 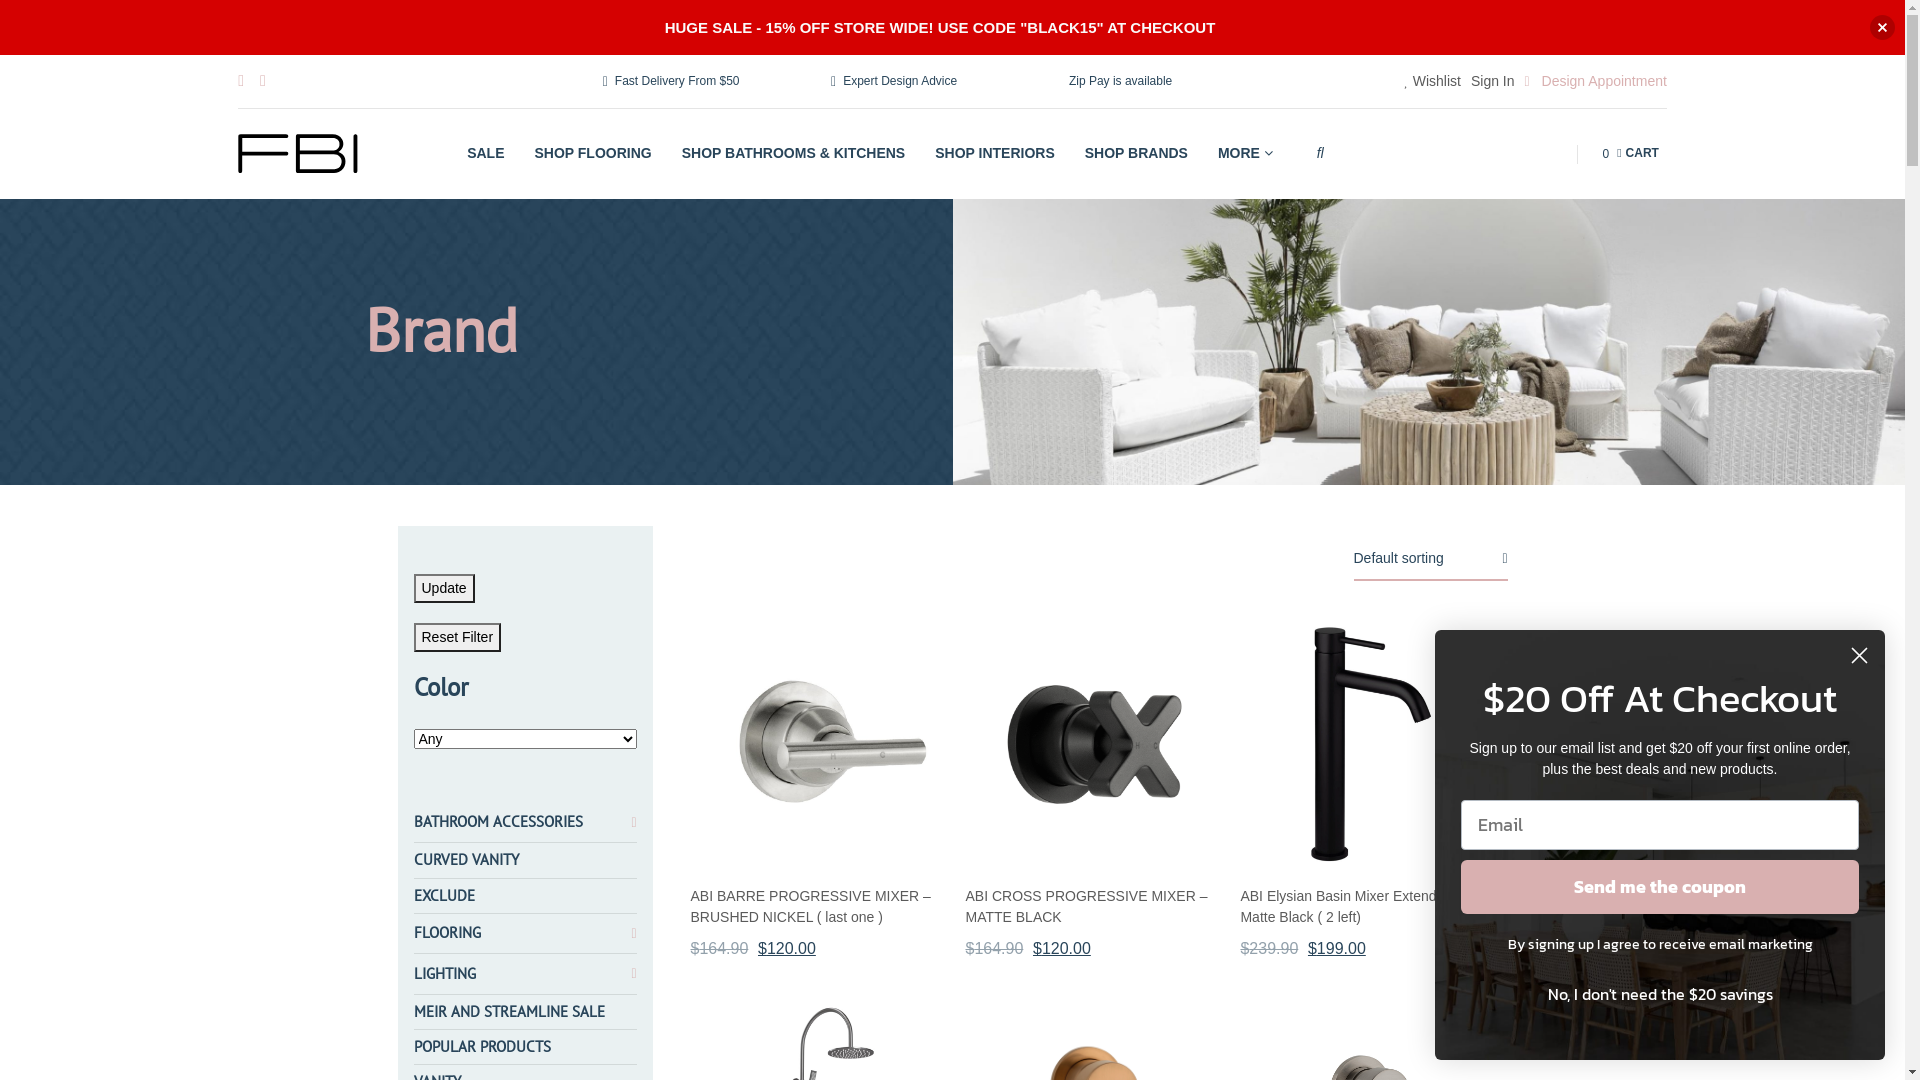 What do you see at coordinates (1431, 80) in the screenshot?
I see `'Wishlist'` at bounding box center [1431, 80].